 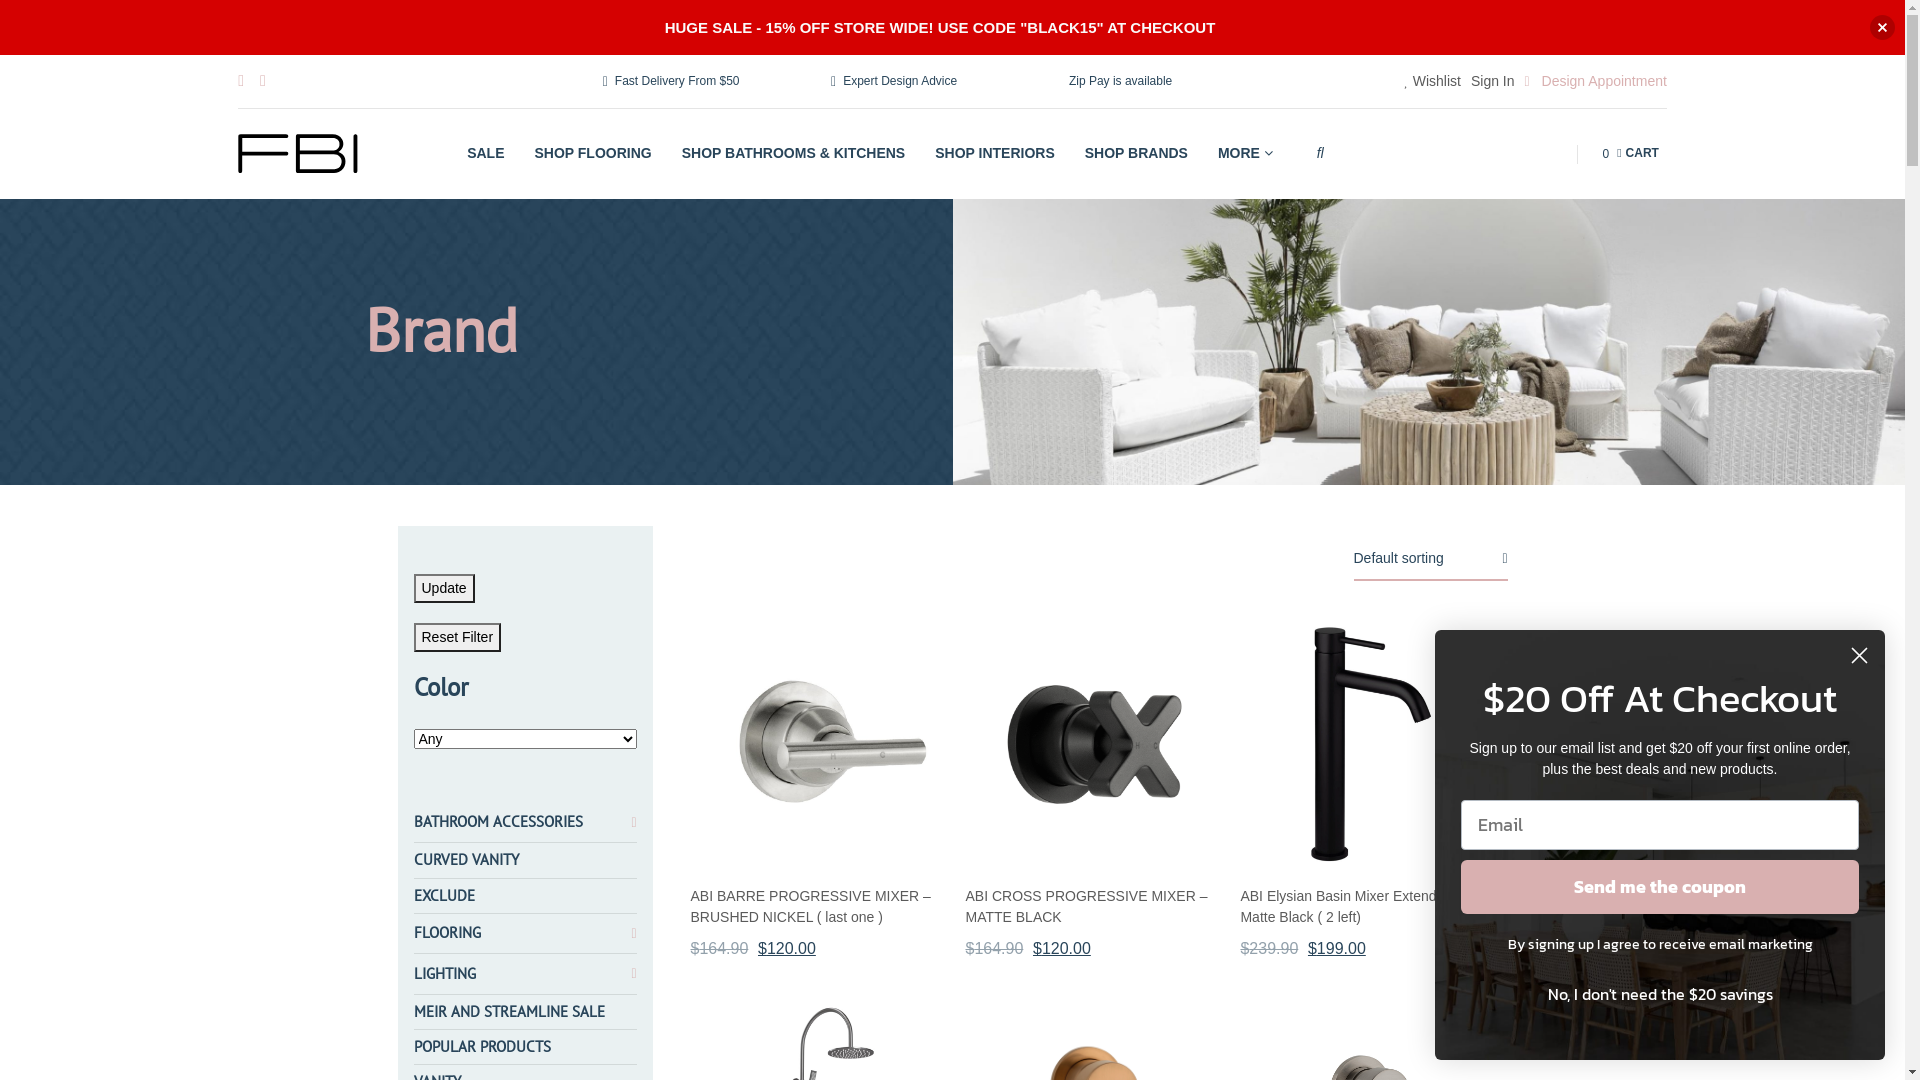 What do you see at coordinates (1431, 80) in the screenshot?
I see `'Wishlist'` at bounding box center [1431, 80].